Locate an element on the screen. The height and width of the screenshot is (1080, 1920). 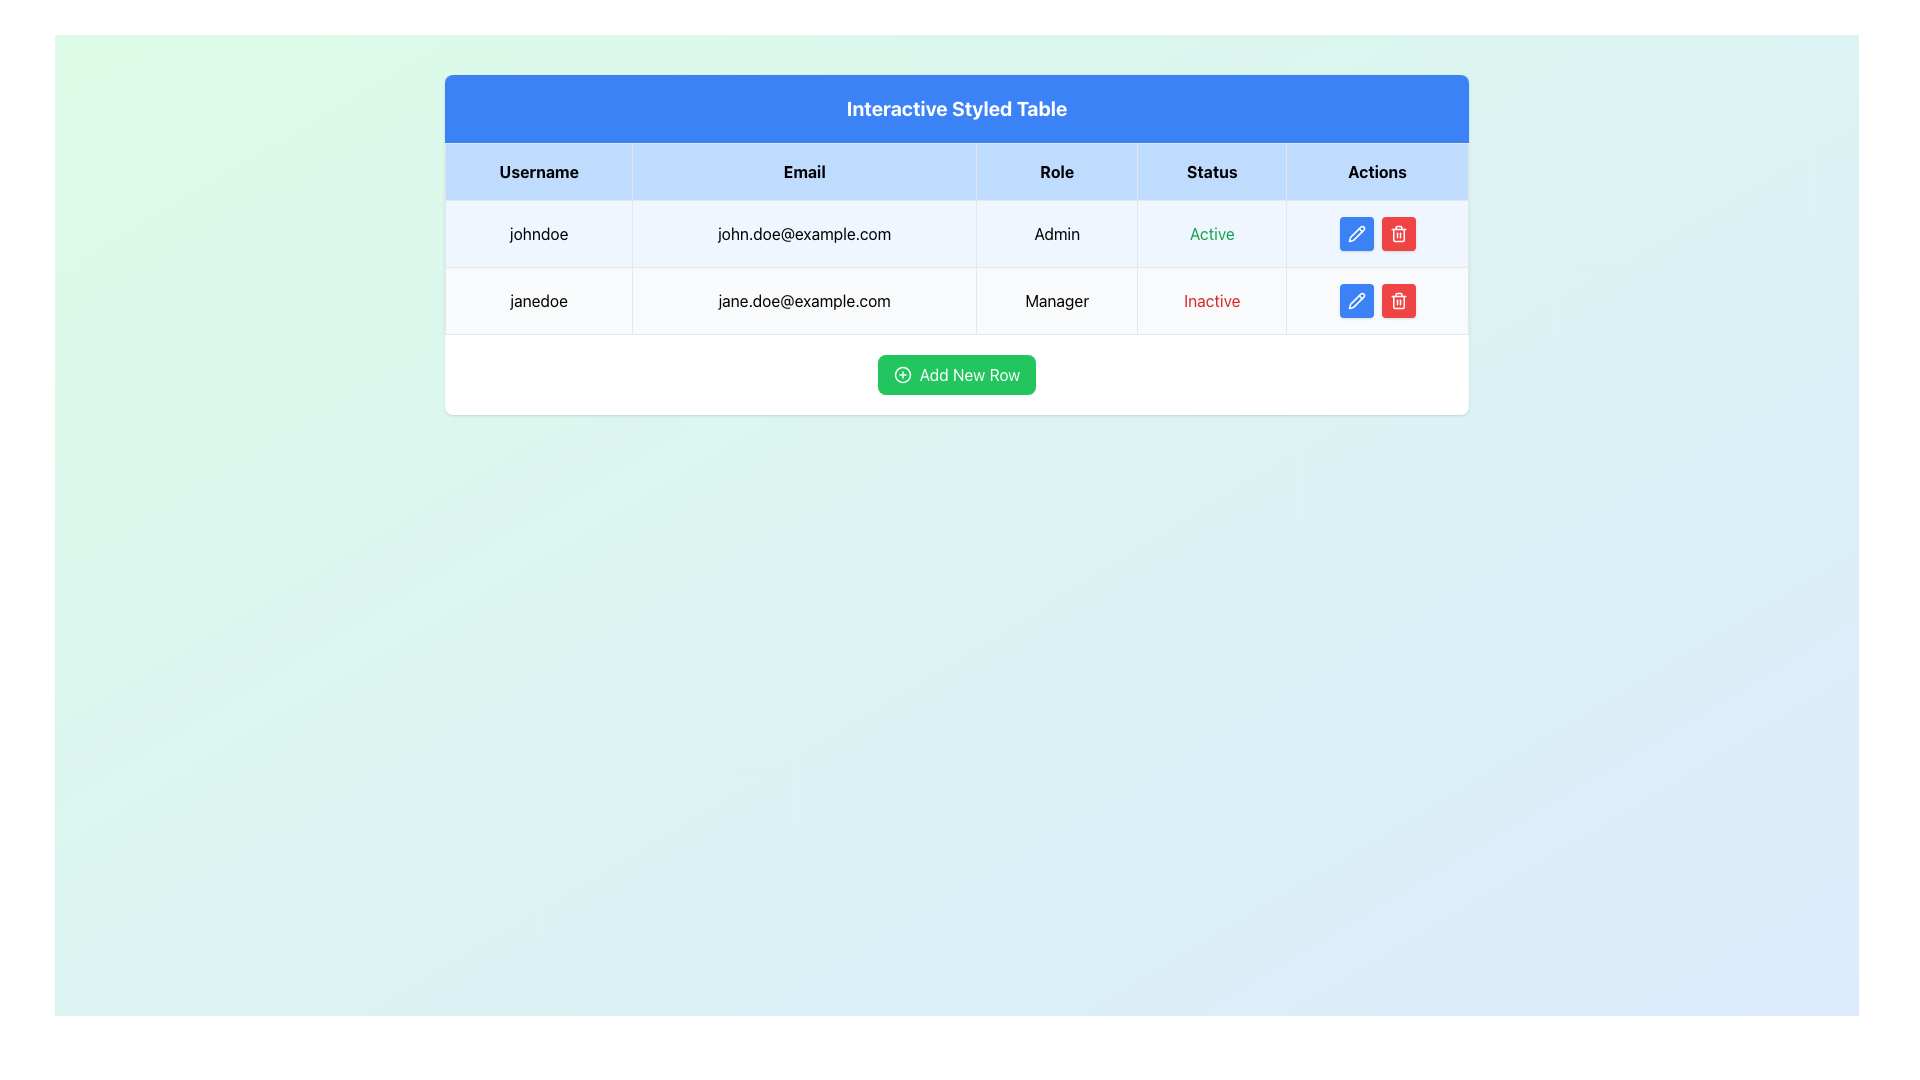
the pencil icon located in the 'Actions' column of the first row in the table is located at coordinates (1356, 233).